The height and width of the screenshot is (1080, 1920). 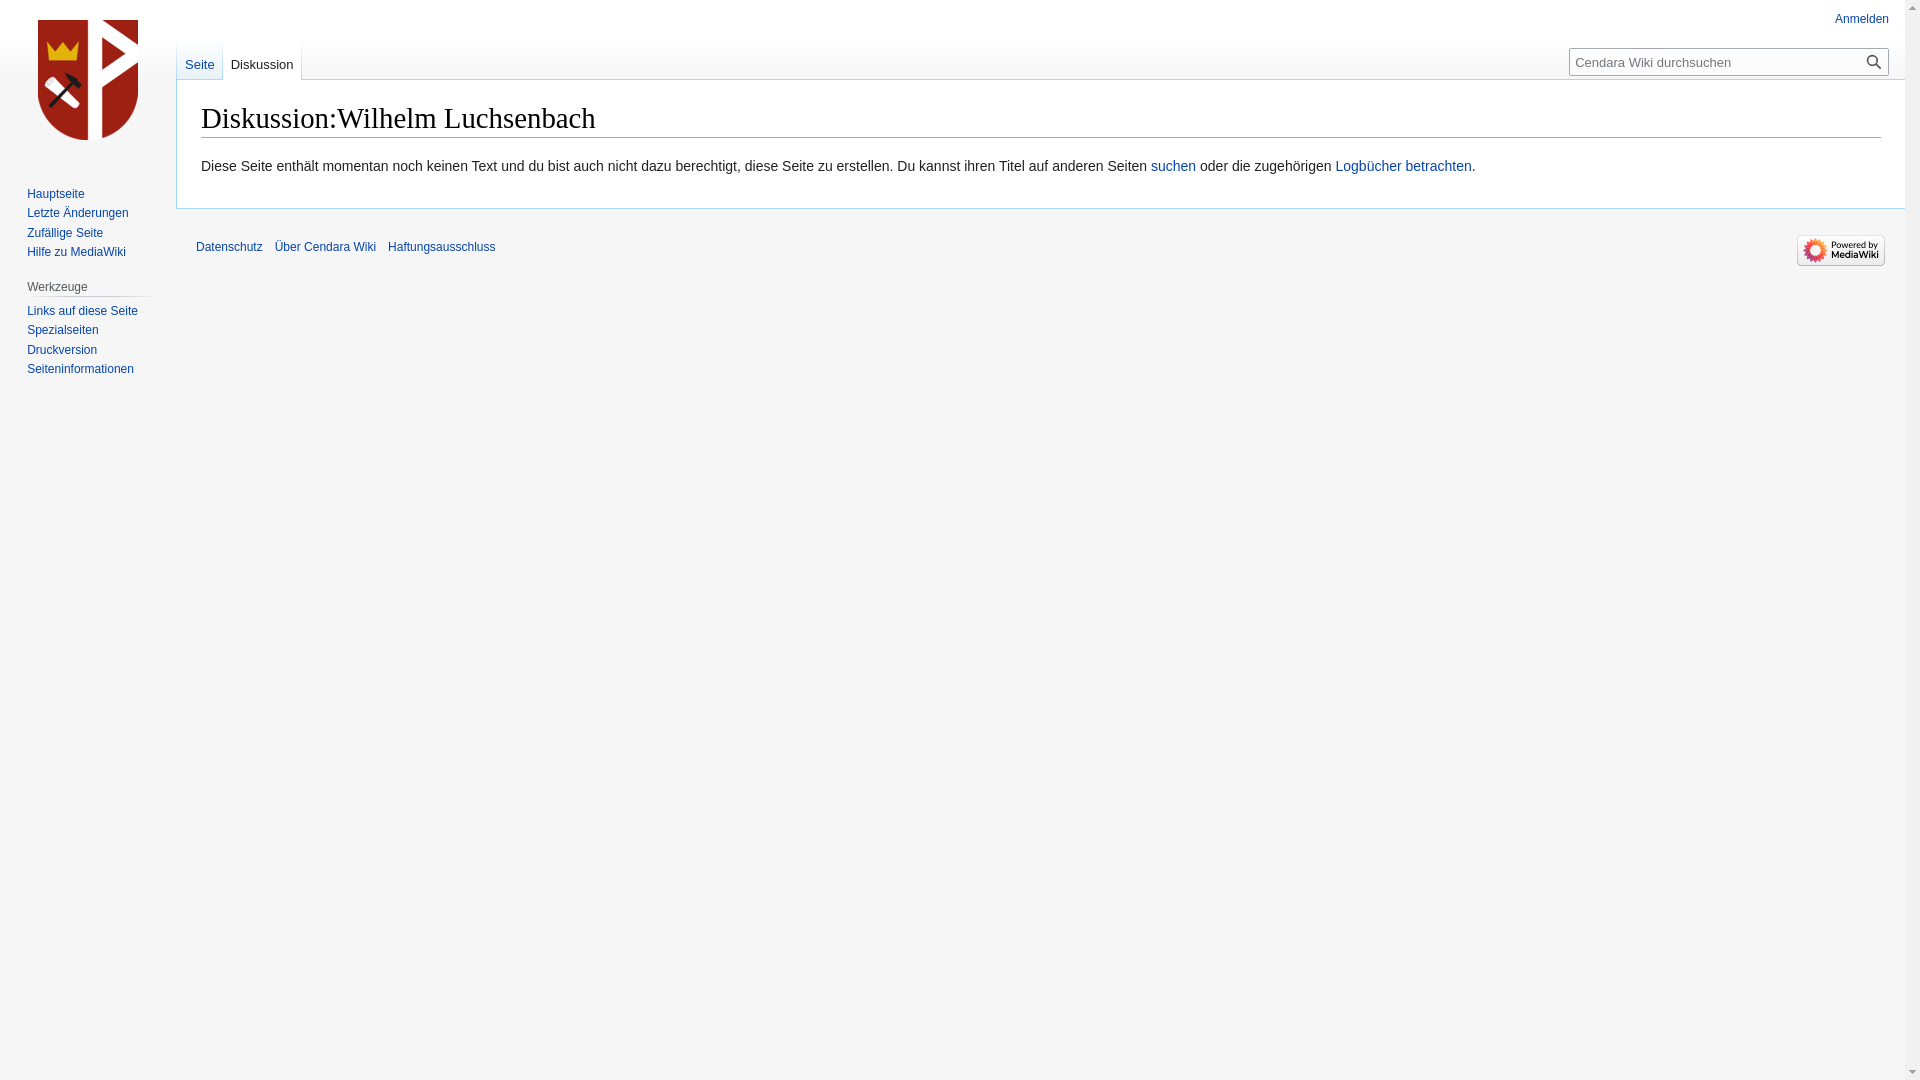 I want to click on 'Druckversion', so click(x=27, y=349).